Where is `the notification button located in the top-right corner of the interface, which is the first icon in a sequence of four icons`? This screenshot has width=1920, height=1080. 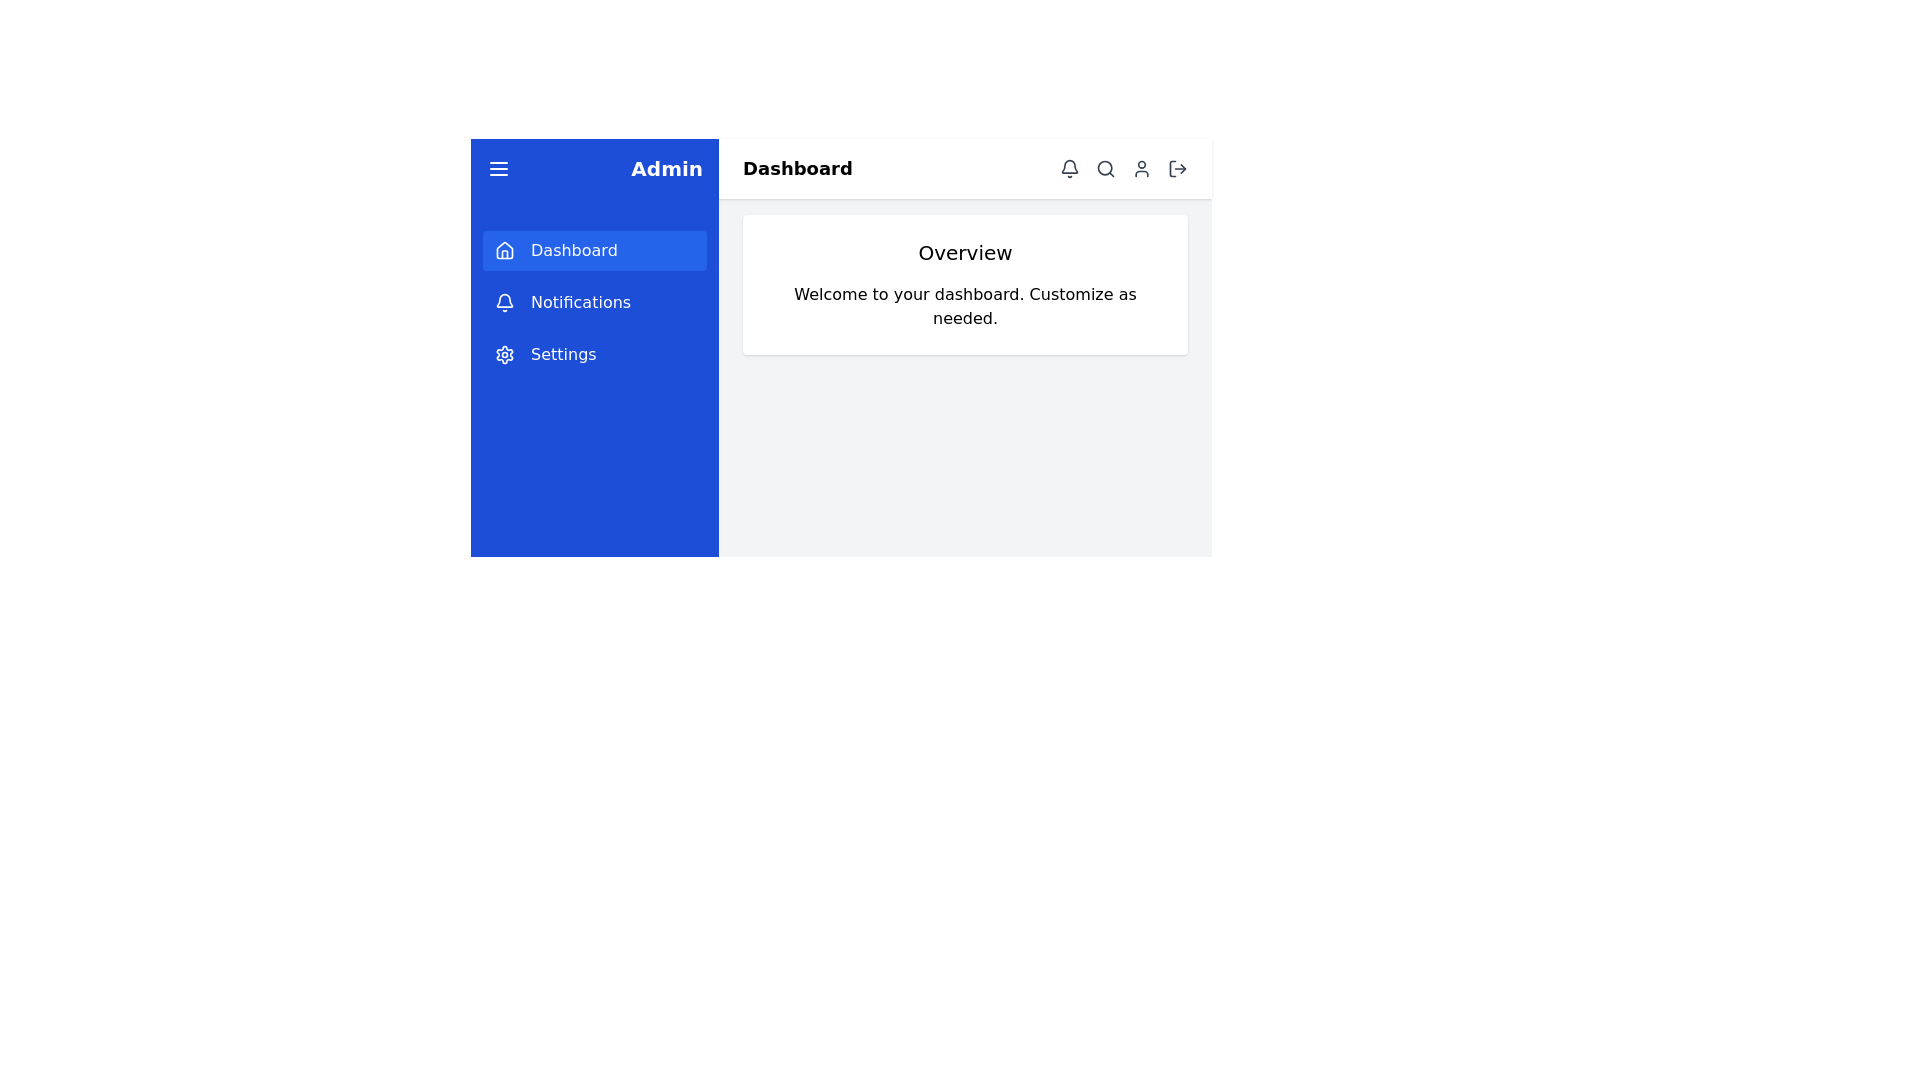
the notification button located in the top-right corner of the interface, which is the first icon in a sequence of four icons is located at coordinates (1069, 168).